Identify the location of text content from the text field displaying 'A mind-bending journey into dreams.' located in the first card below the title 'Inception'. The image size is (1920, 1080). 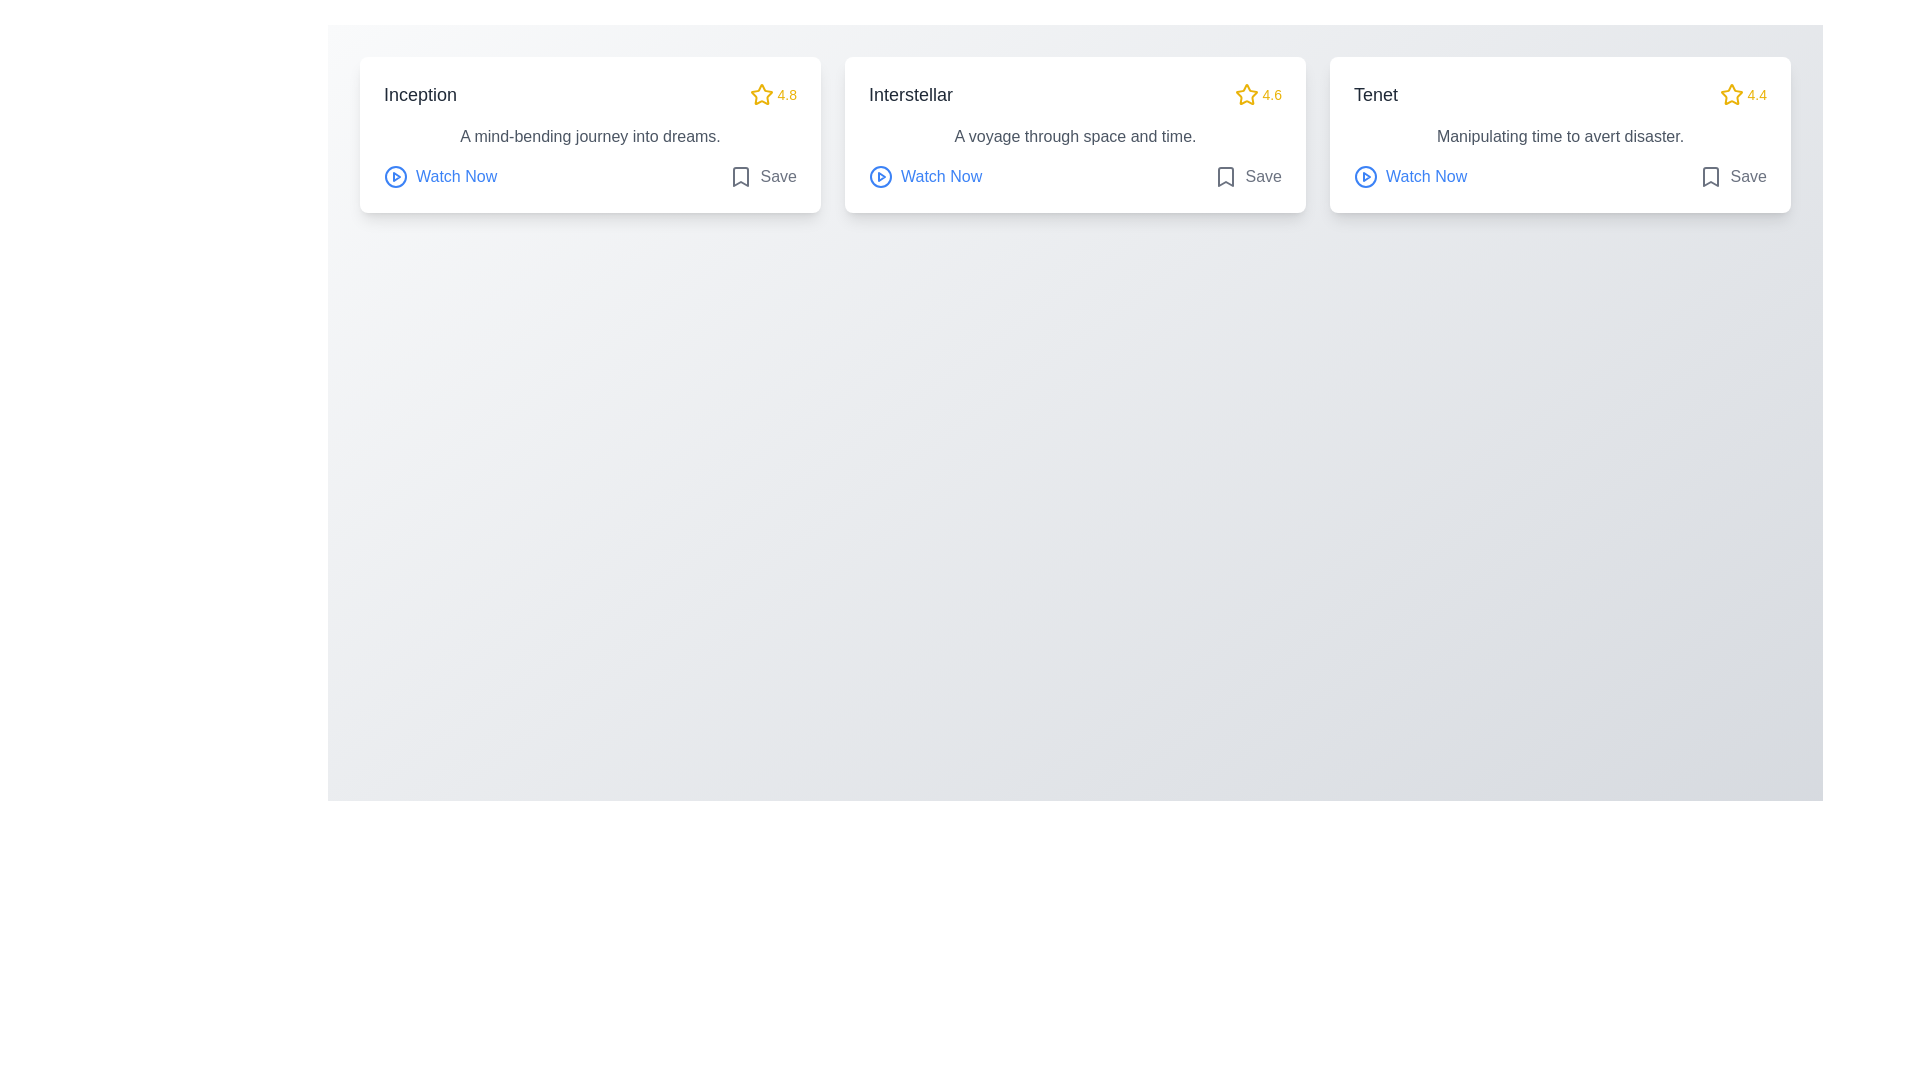
(589, 136).